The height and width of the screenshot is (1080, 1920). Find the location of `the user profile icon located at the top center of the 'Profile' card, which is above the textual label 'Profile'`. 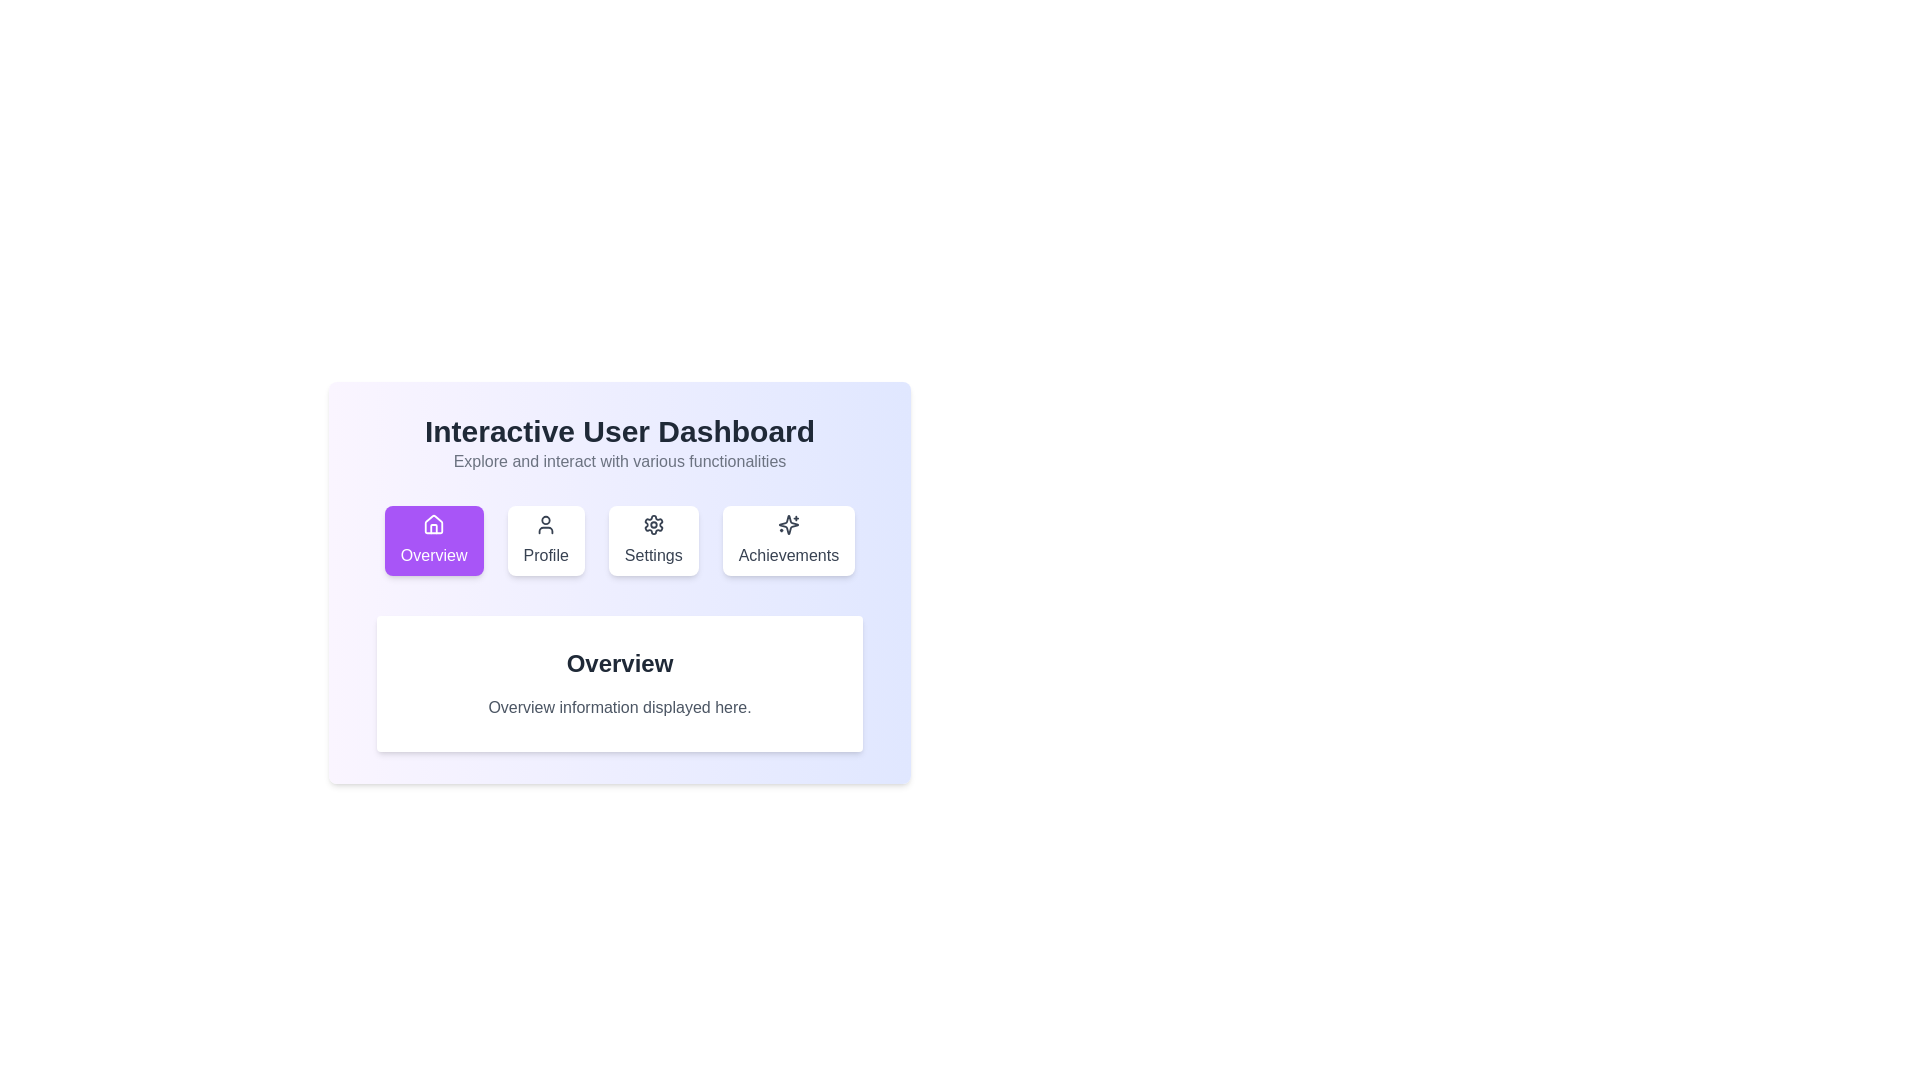

the user profile icon located at the top center of the 'Profile' card, which is above the textual label 'Profile' is located at coordinates (546, 523).